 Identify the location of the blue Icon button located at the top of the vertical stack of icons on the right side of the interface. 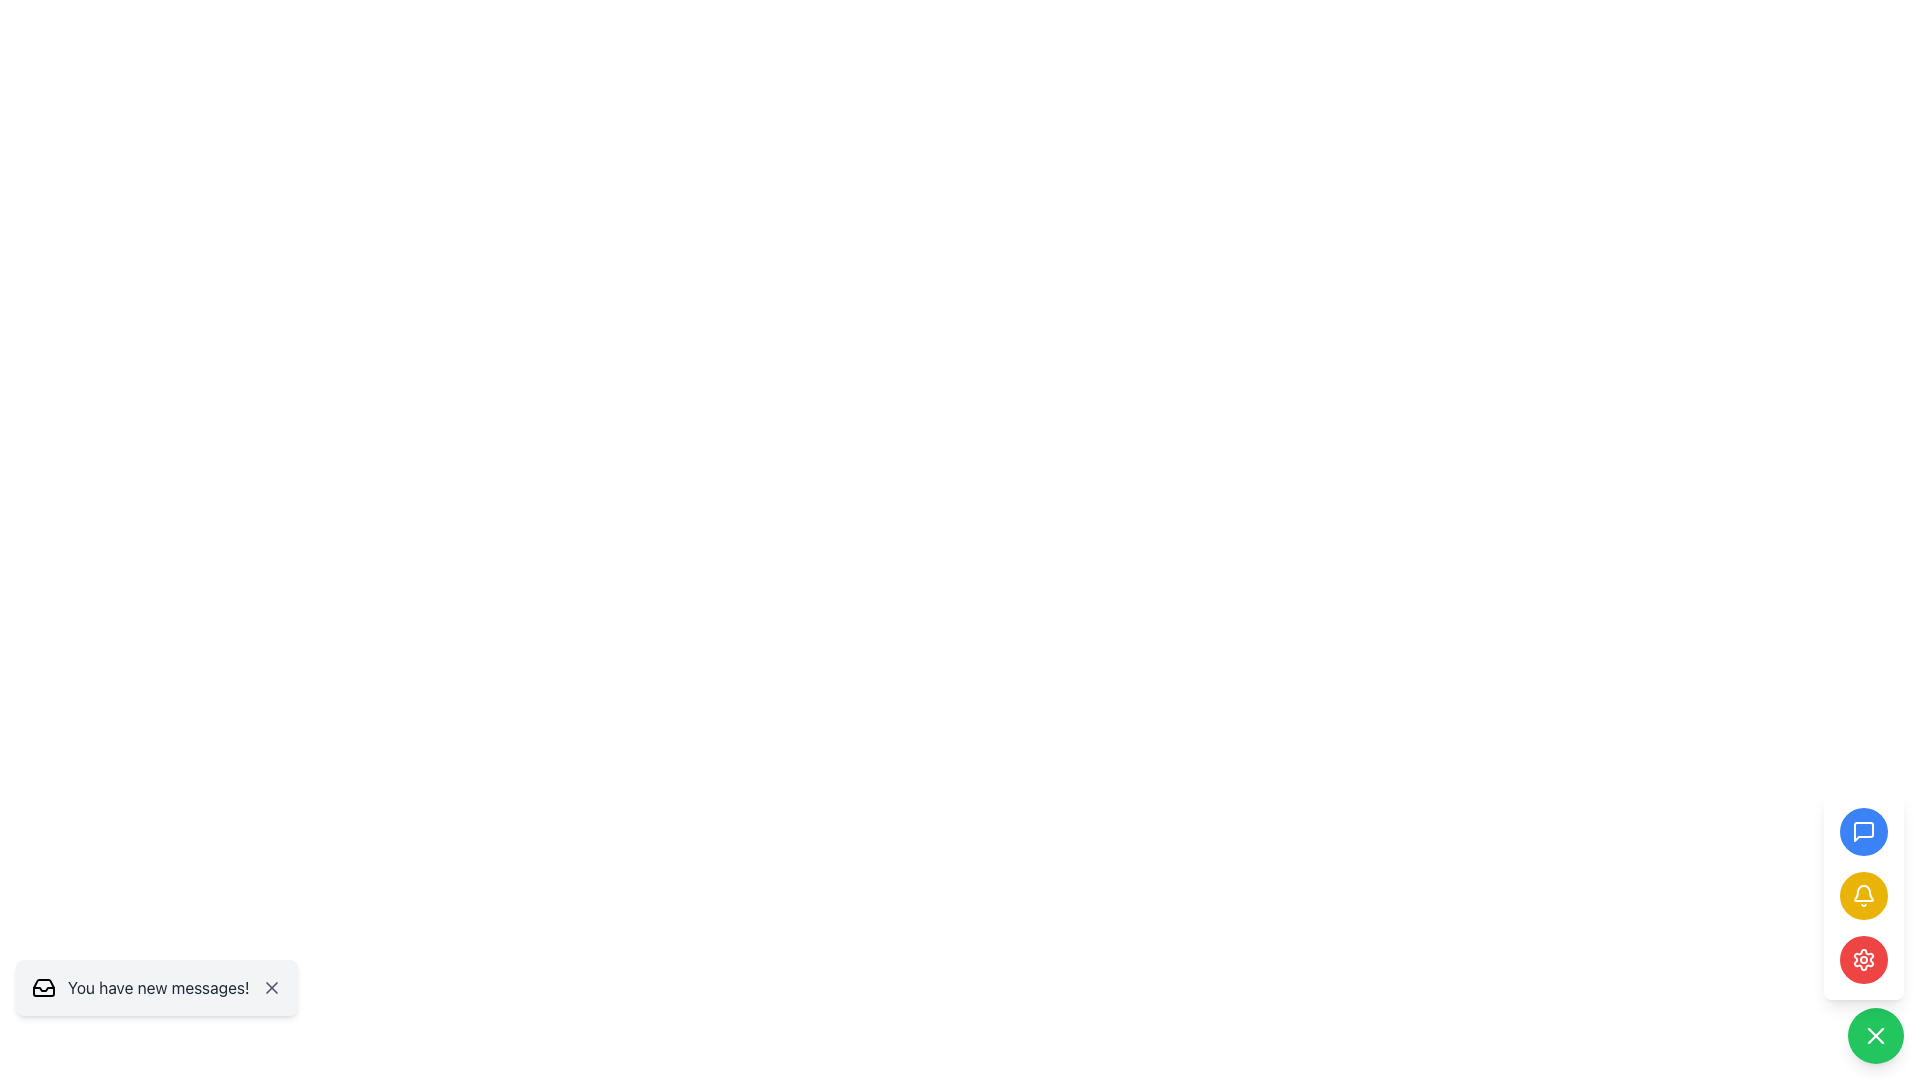
(1862, 832).